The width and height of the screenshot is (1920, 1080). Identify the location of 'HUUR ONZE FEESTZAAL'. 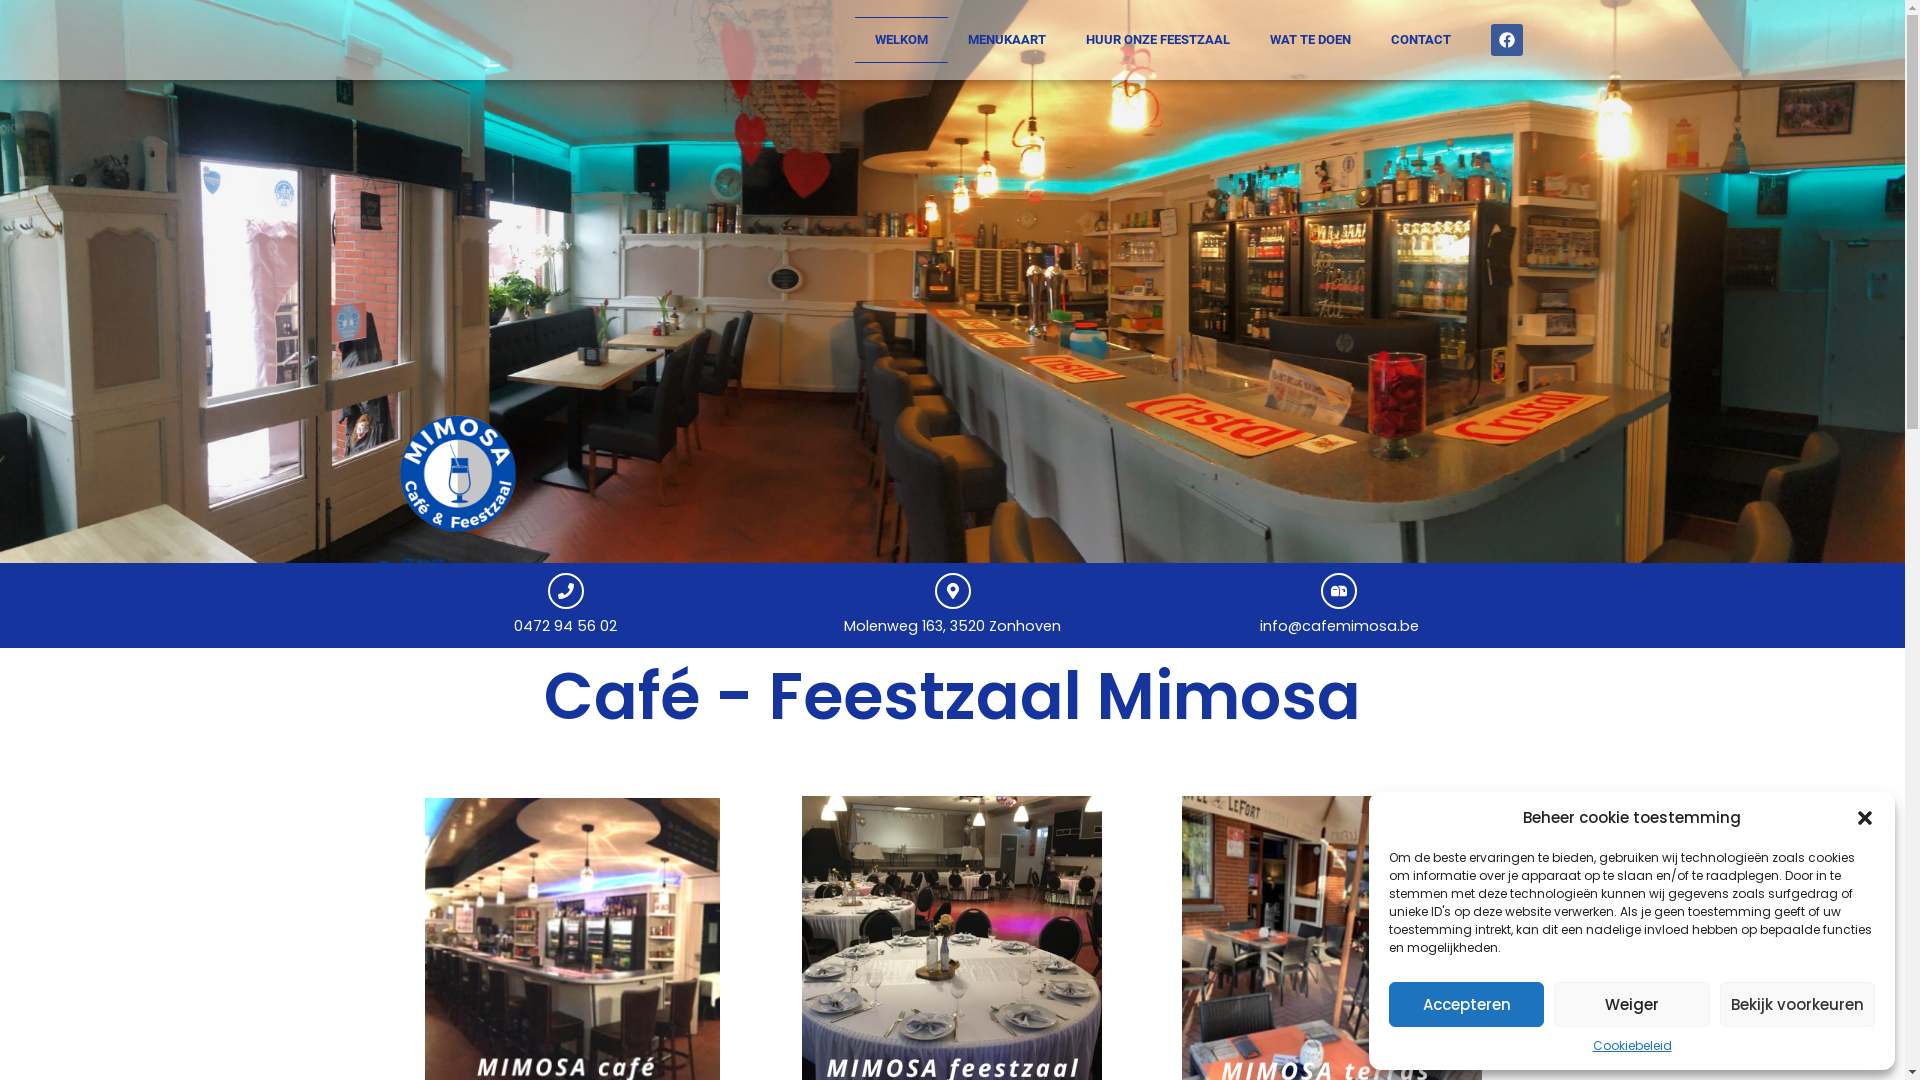
(1064, 39).